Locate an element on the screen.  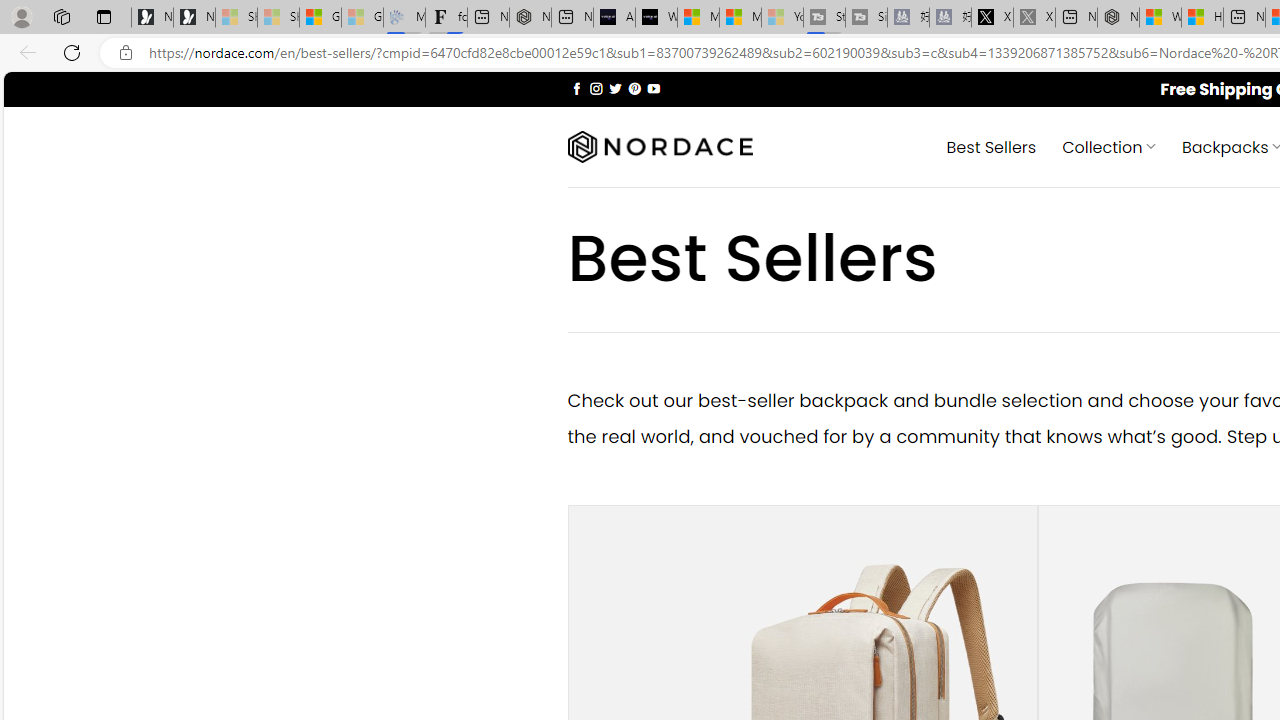
'Workspaces' is located at coordinates (61, 16).